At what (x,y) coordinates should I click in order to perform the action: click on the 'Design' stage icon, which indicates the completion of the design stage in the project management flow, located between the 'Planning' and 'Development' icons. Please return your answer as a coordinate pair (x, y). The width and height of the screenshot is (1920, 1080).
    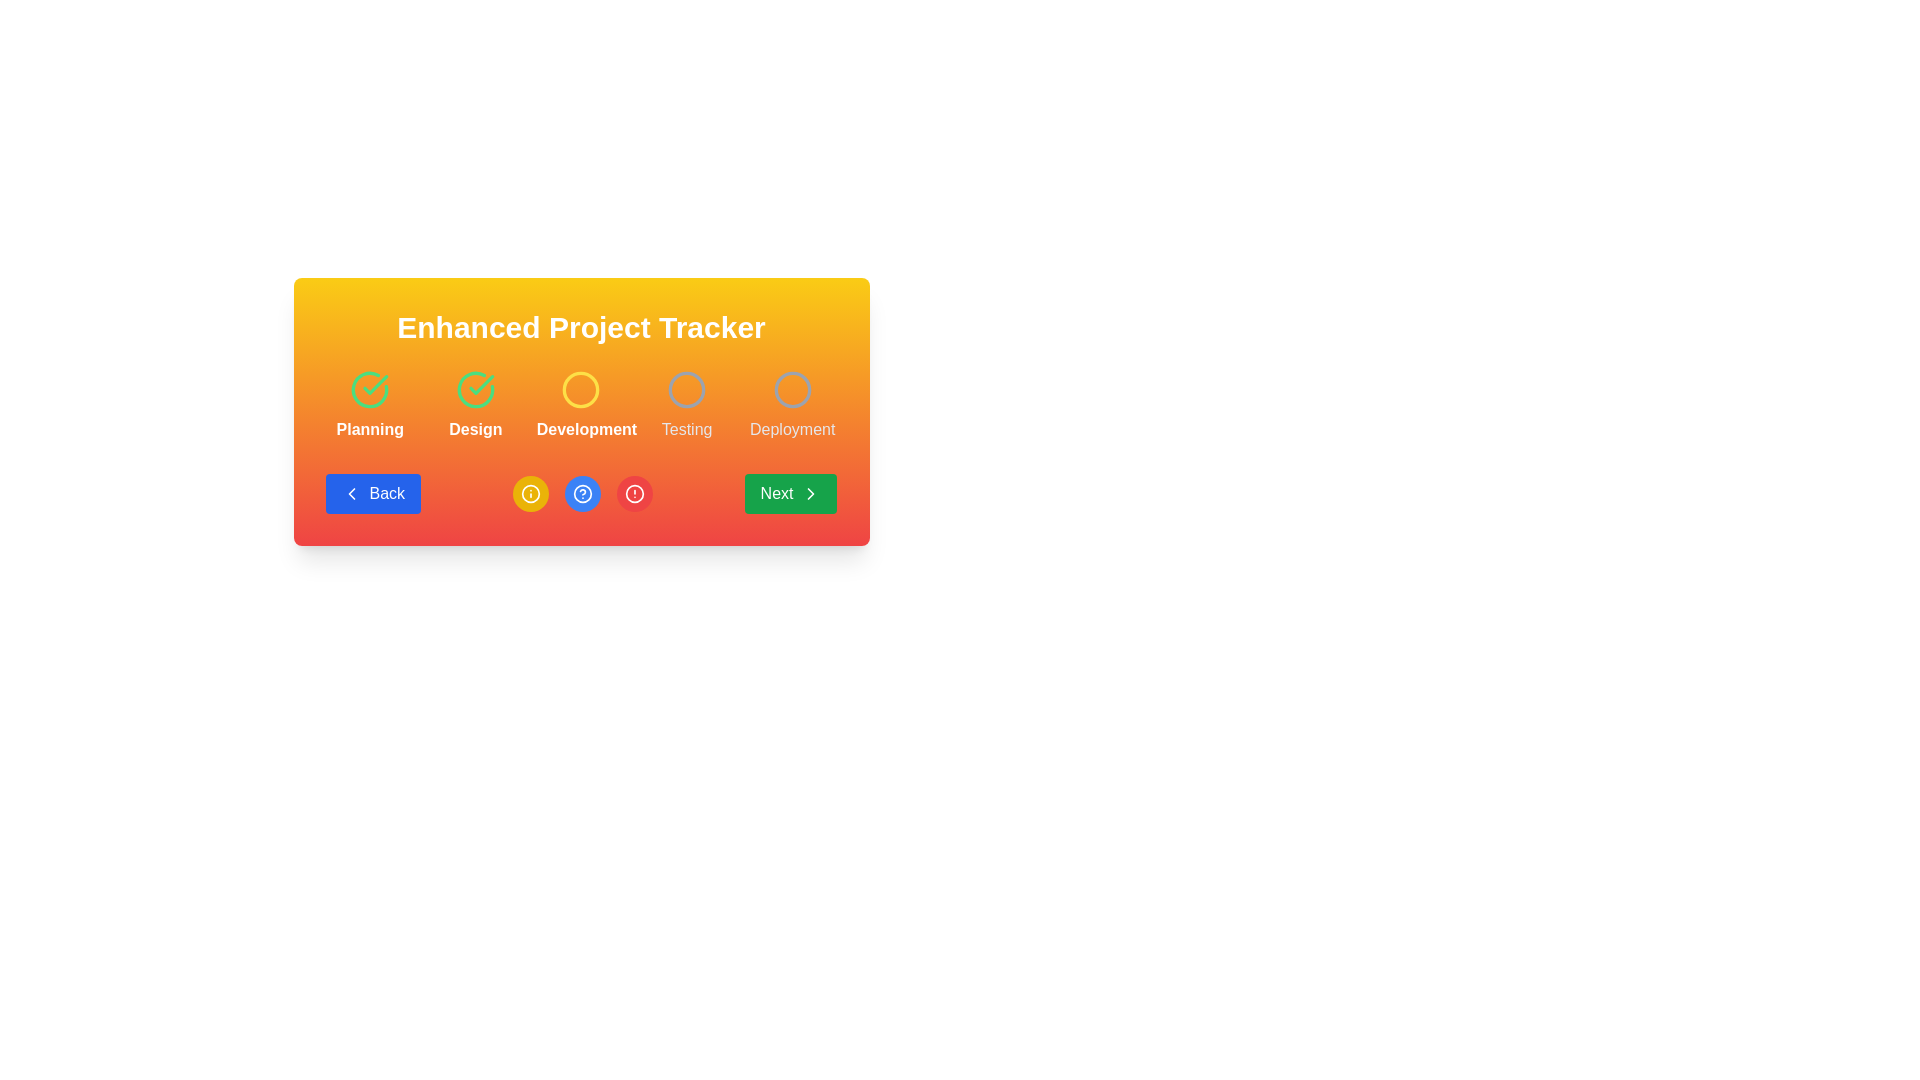
    Looking at the image, I should click on (474, 389).